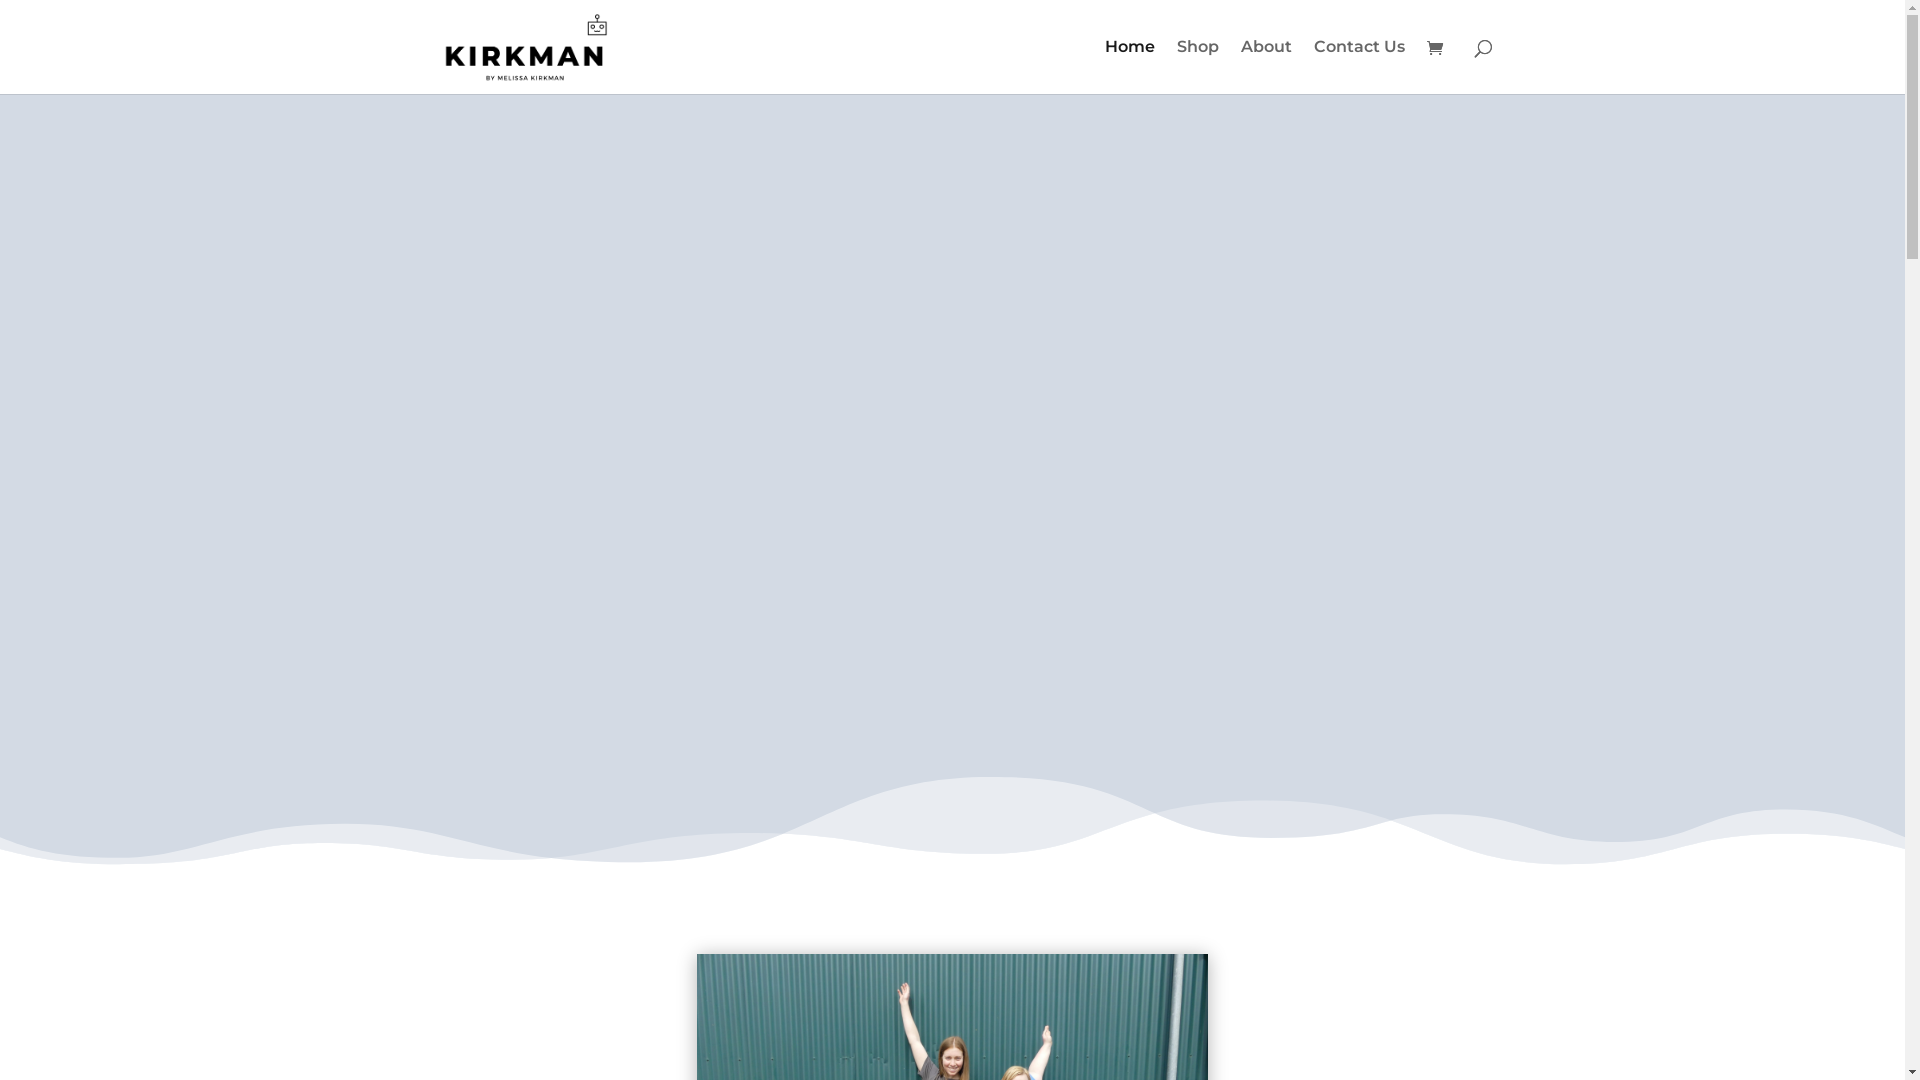 This screenshot has width=1920, height=1080. Describe the element at coordinates (1196, 65) in the screenshot. I see `'Shop'` at that location.